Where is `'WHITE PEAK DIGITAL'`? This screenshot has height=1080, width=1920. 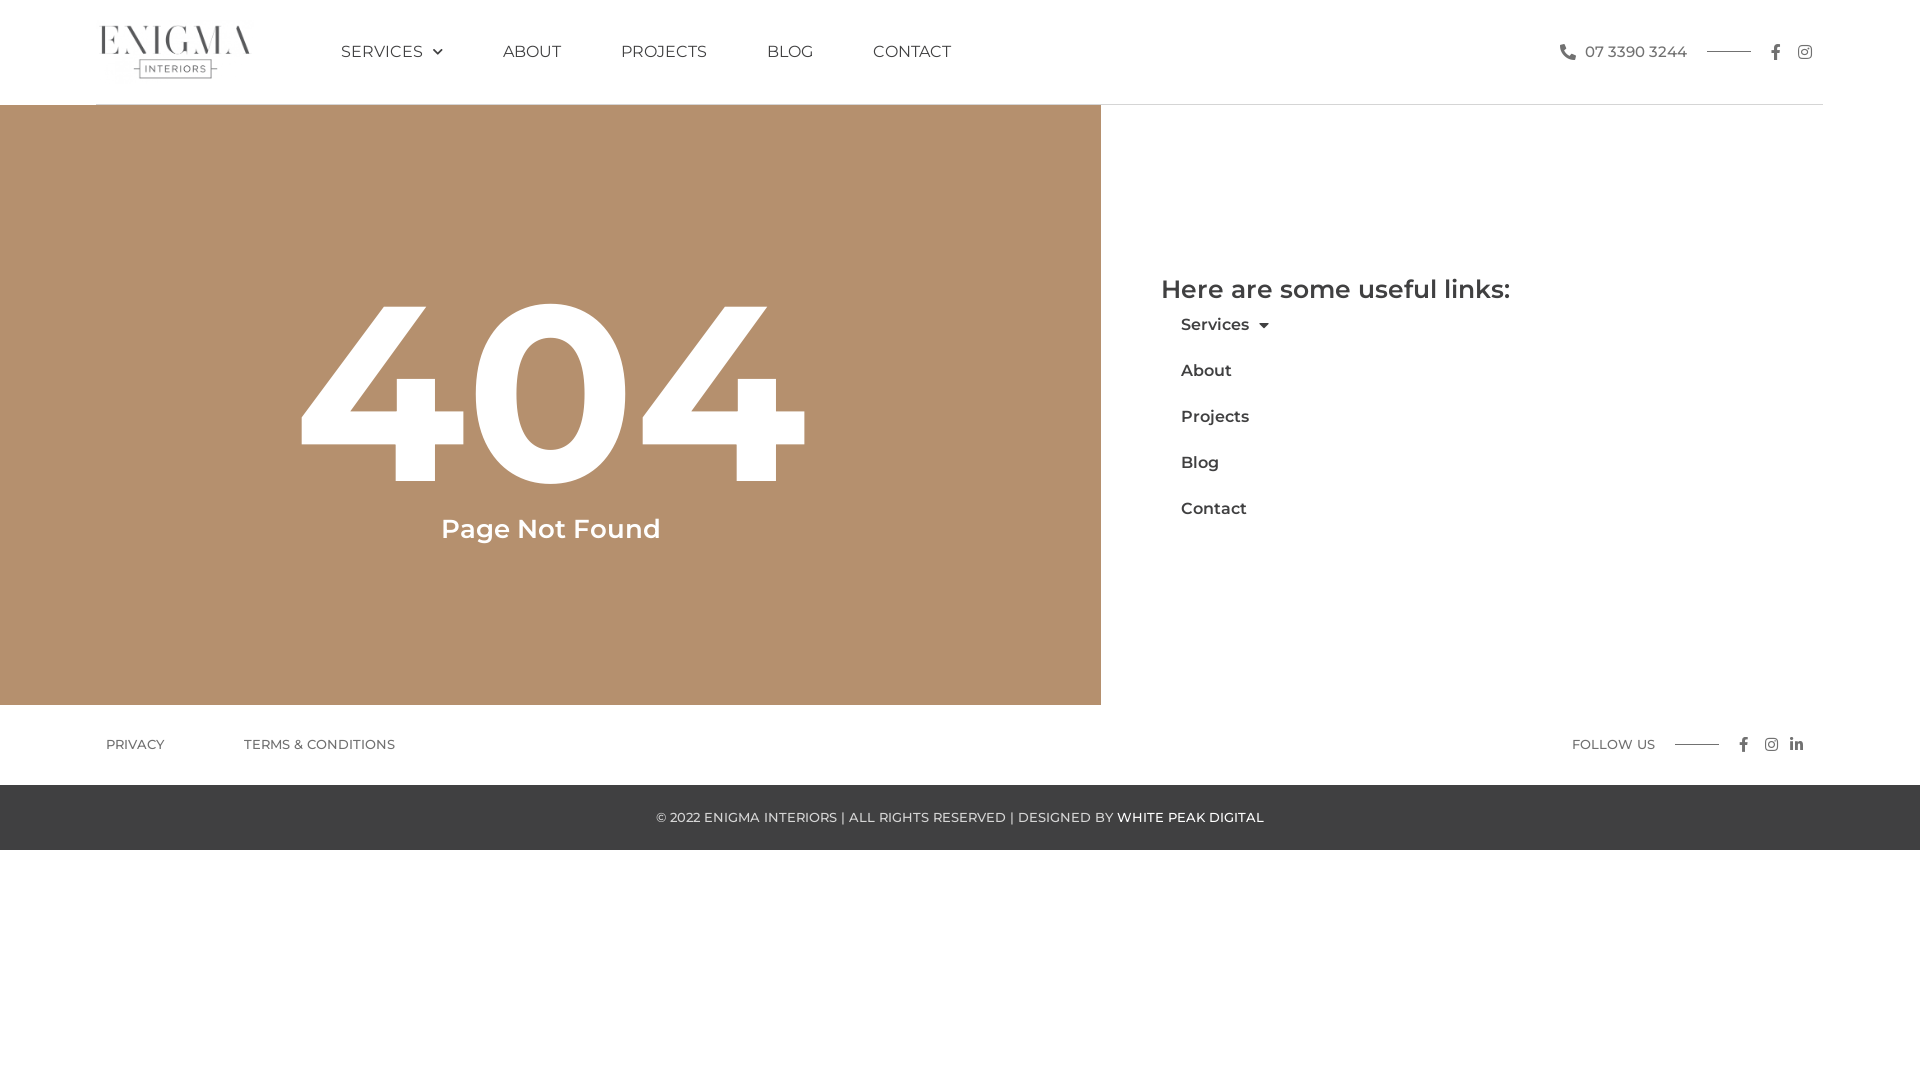
'WHITE PEAK DIGITAL' is located at coordinates (1190, 817).